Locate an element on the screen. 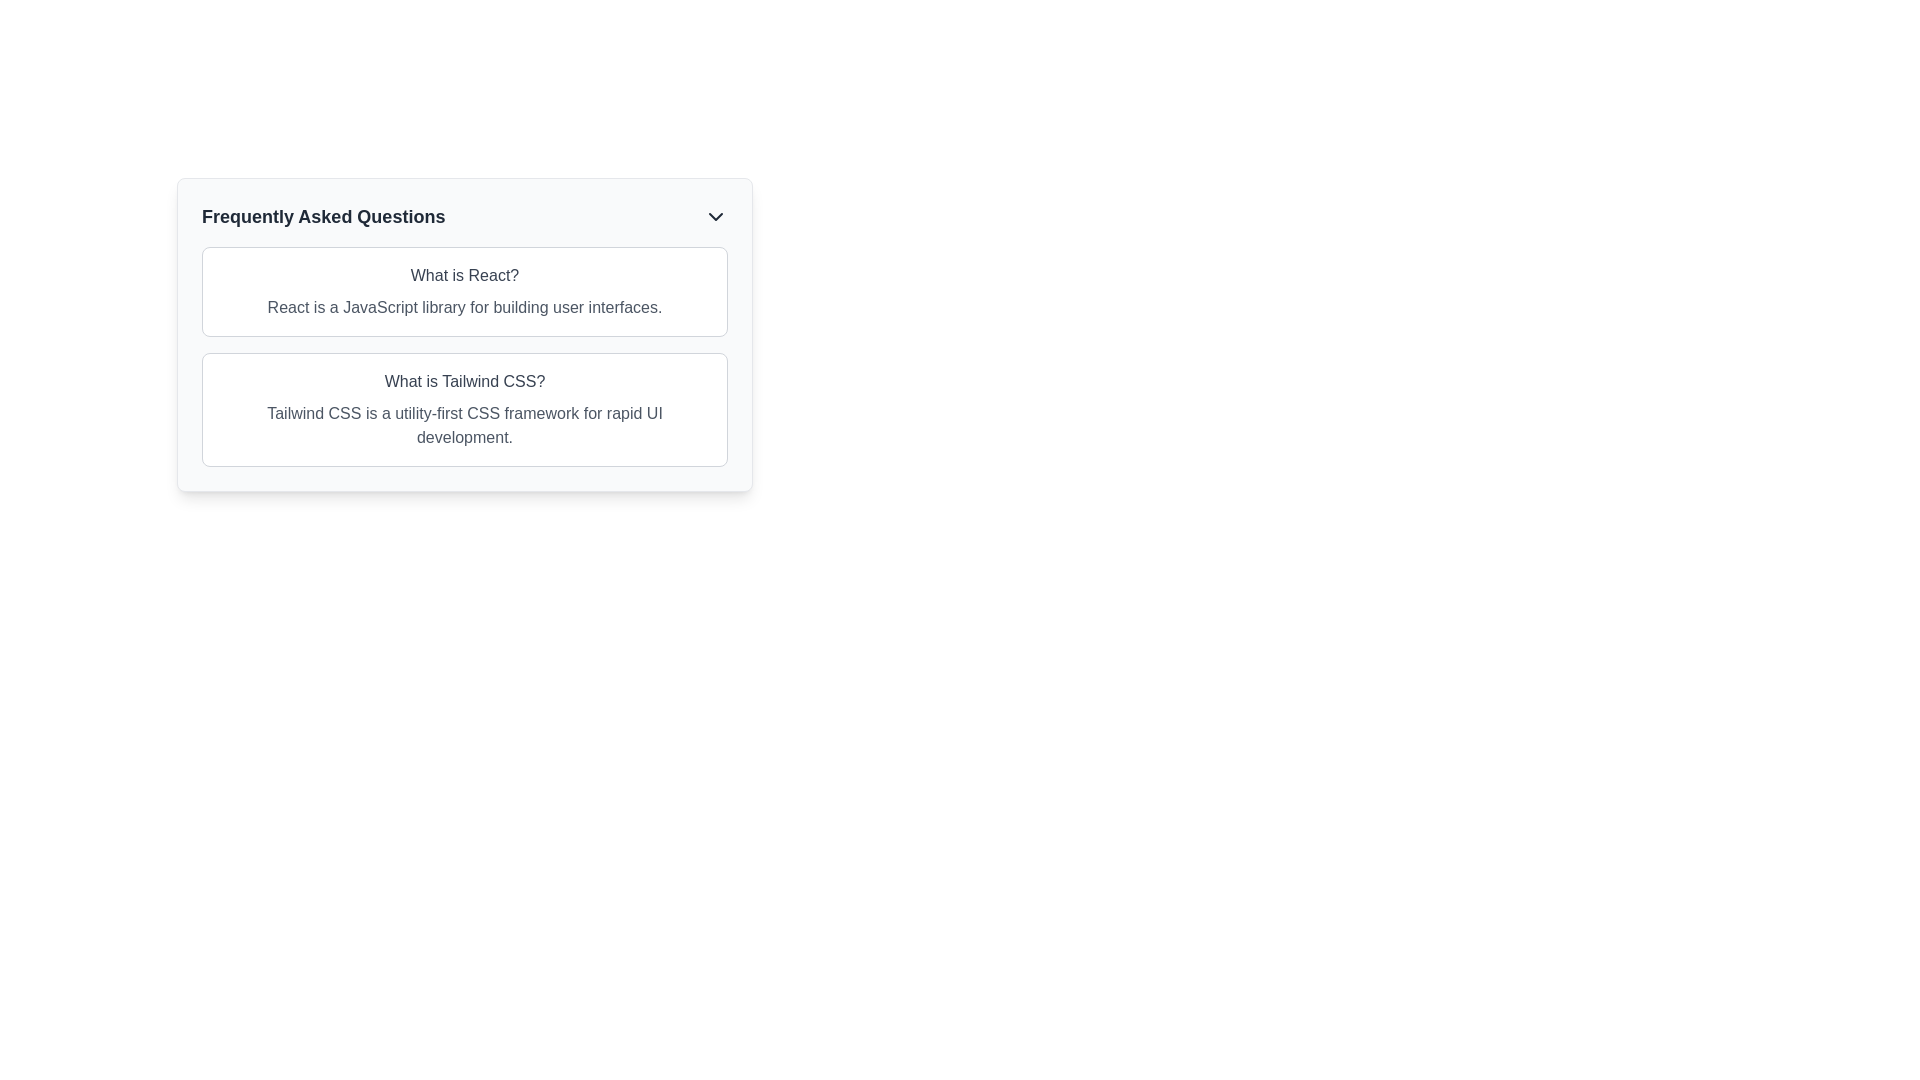 Image resolution: width=1920 pixels, height=1080 pixels. the Collapsible Header of the Frequently Asked Questions section for accessibility purposes is located at coordinates (464, 216).